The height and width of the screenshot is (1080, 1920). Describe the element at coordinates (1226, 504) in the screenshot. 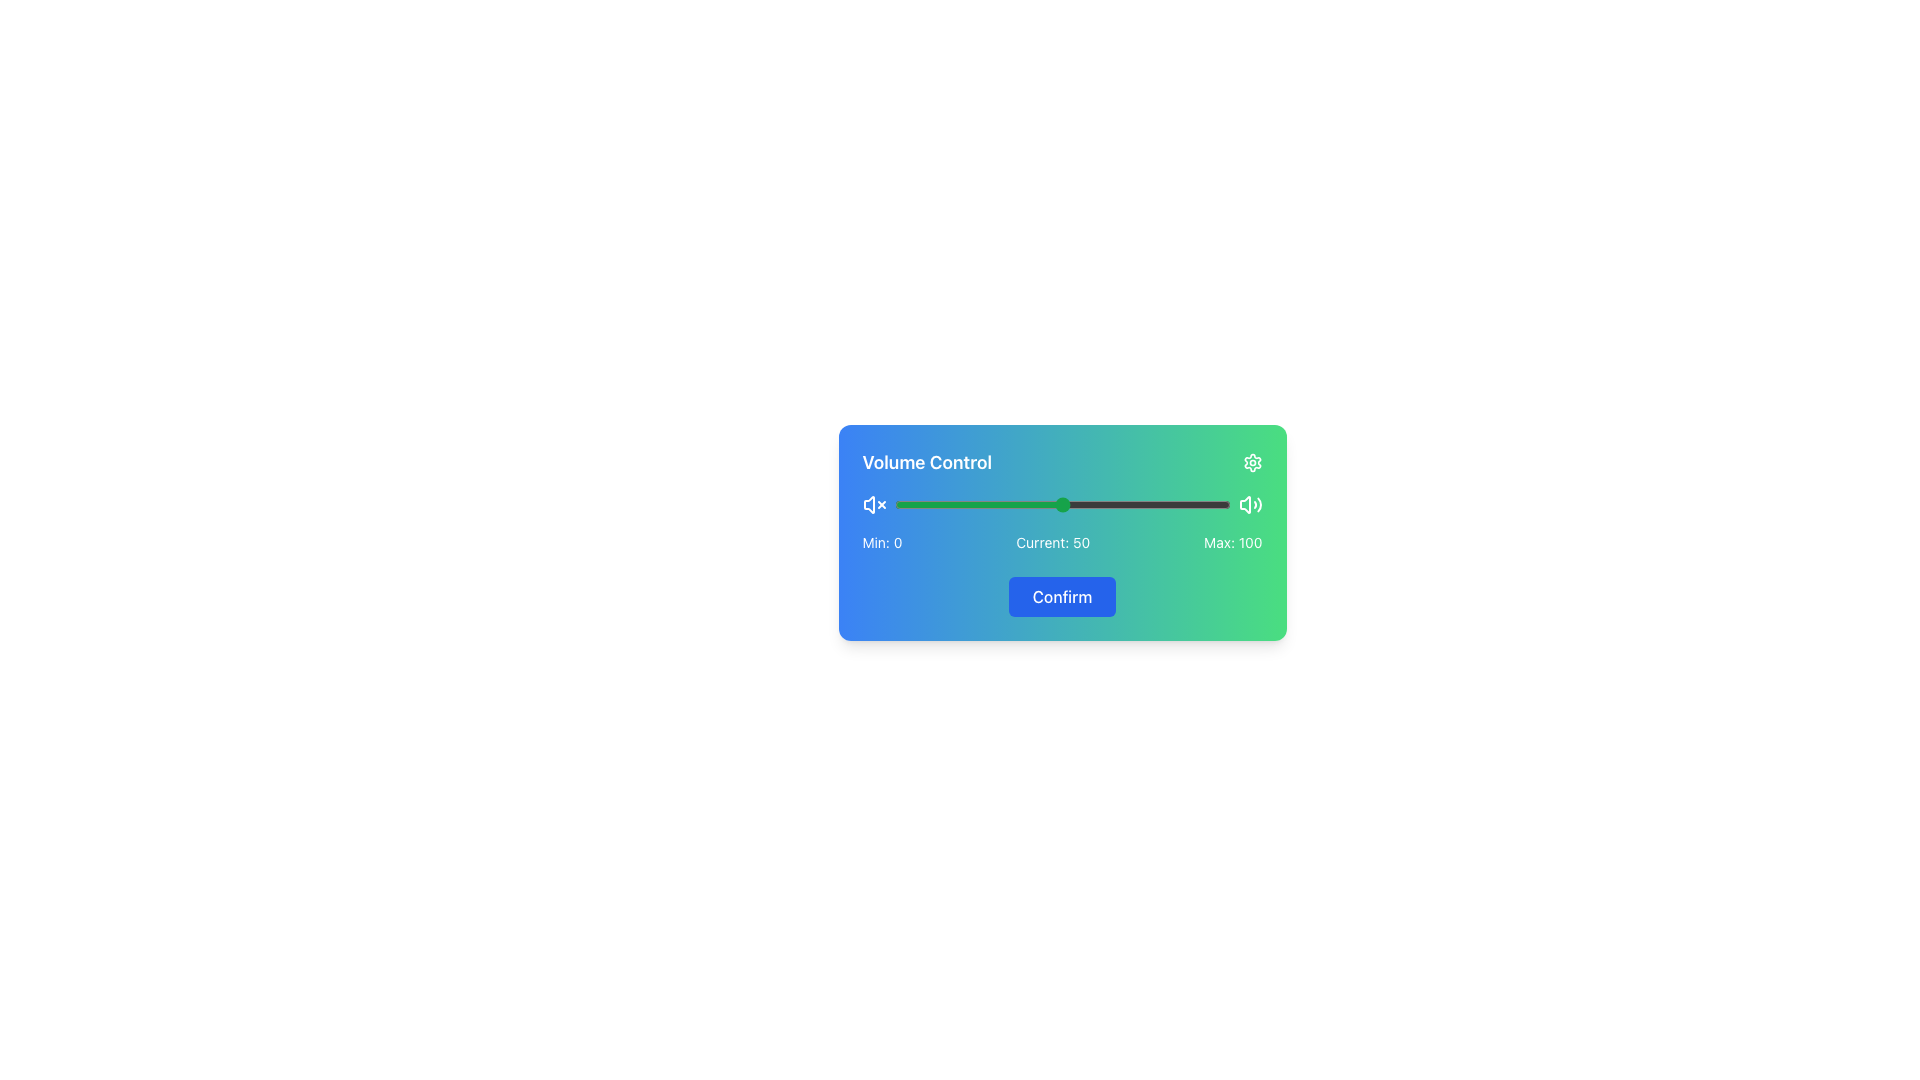

I see `the volume slider` at that location.